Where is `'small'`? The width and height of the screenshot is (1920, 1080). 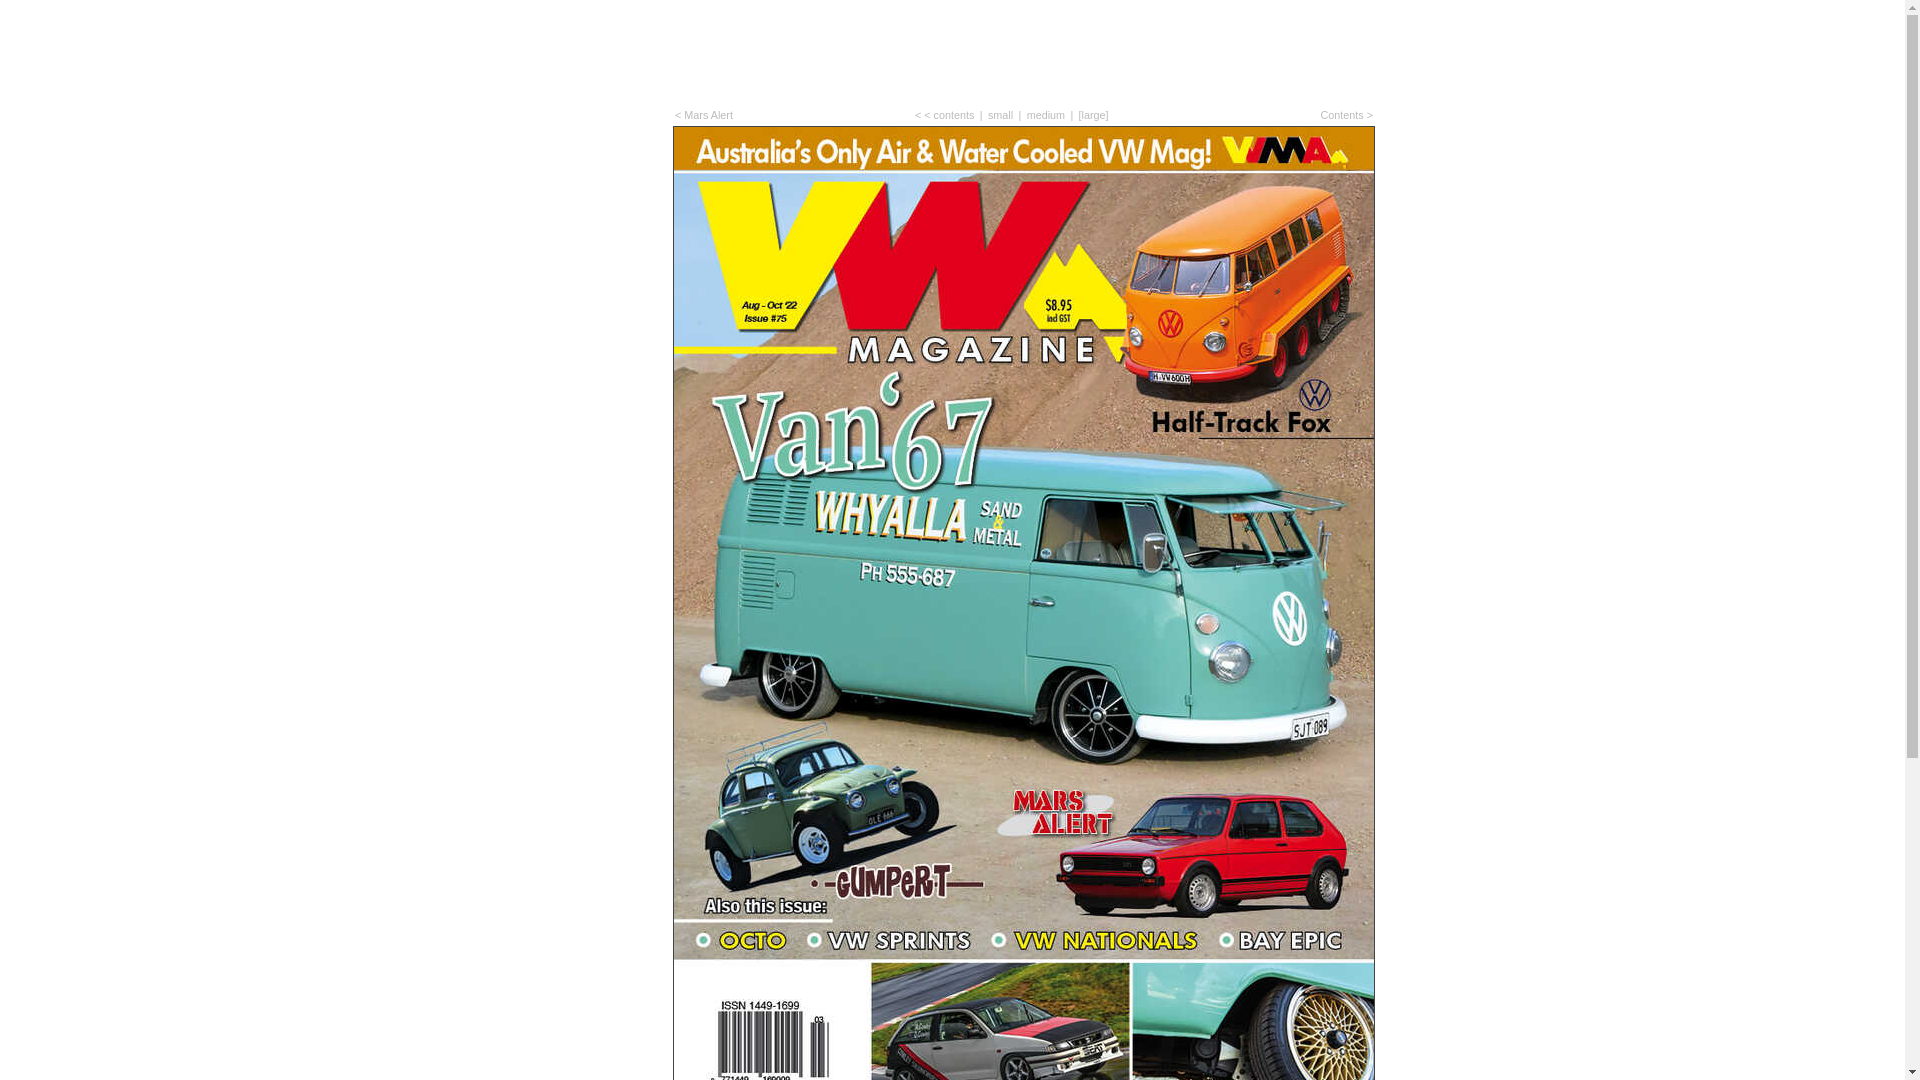 'small' is located at coordinates (1000, 115).